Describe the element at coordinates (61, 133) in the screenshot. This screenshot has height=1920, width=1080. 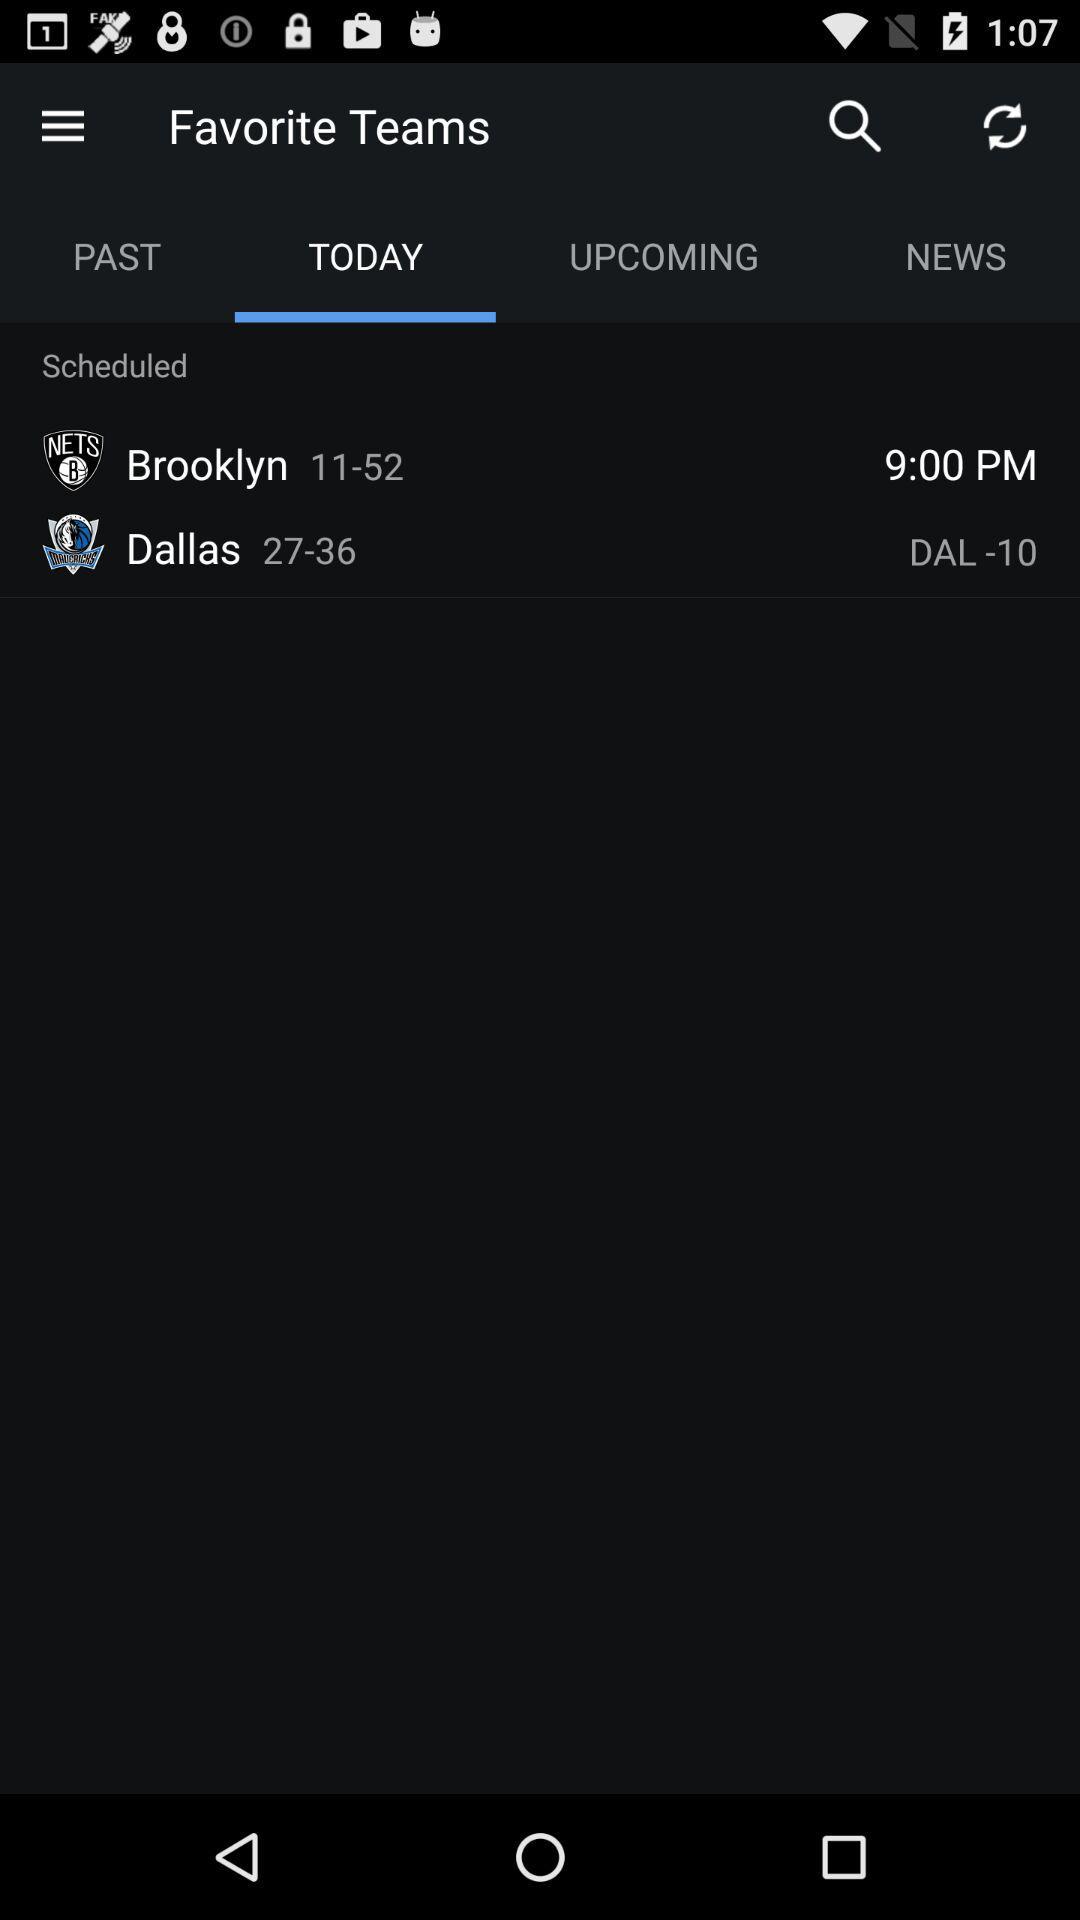
I see `the menu icon` at that location.